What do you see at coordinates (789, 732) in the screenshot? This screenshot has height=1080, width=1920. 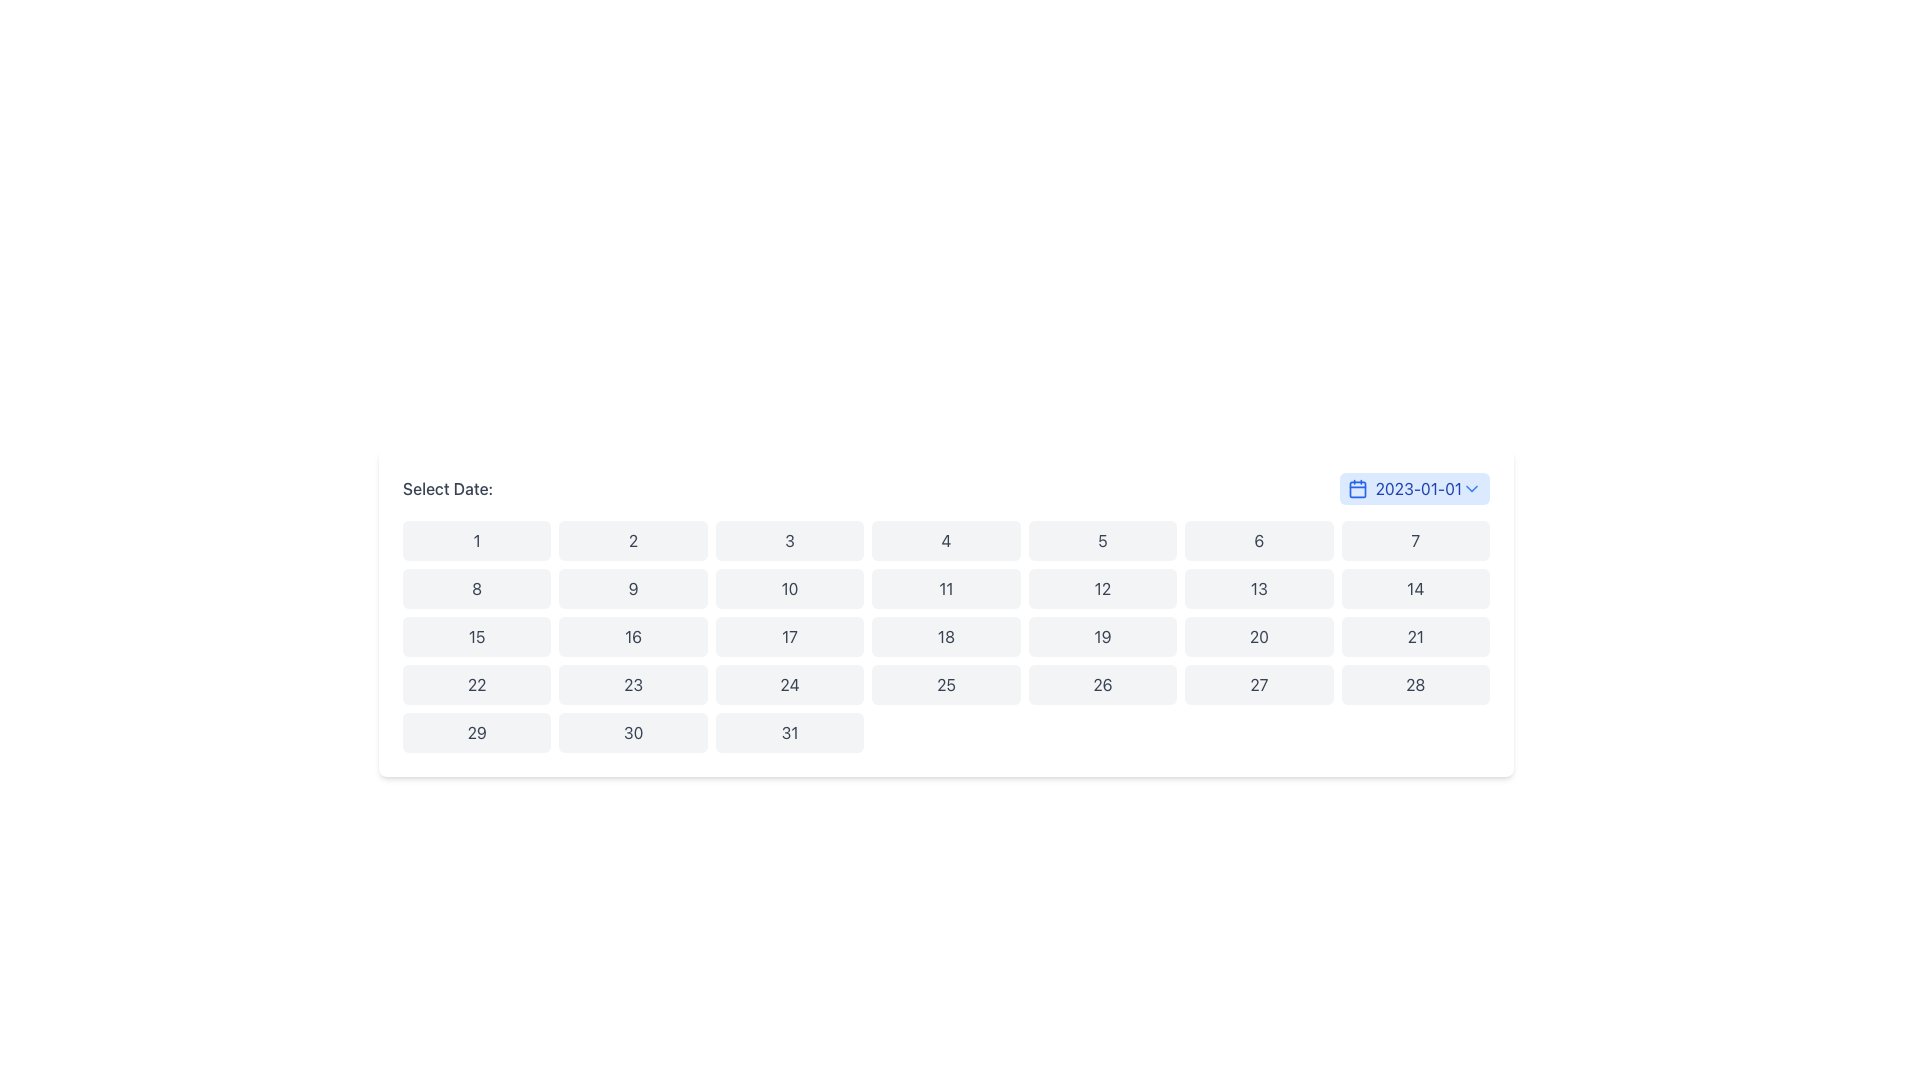 I see `the square button with a light gray background and the number '31' centered in dark gray text, located in the bottom-right corner of the grid layout` at bounding box center [789, 732].